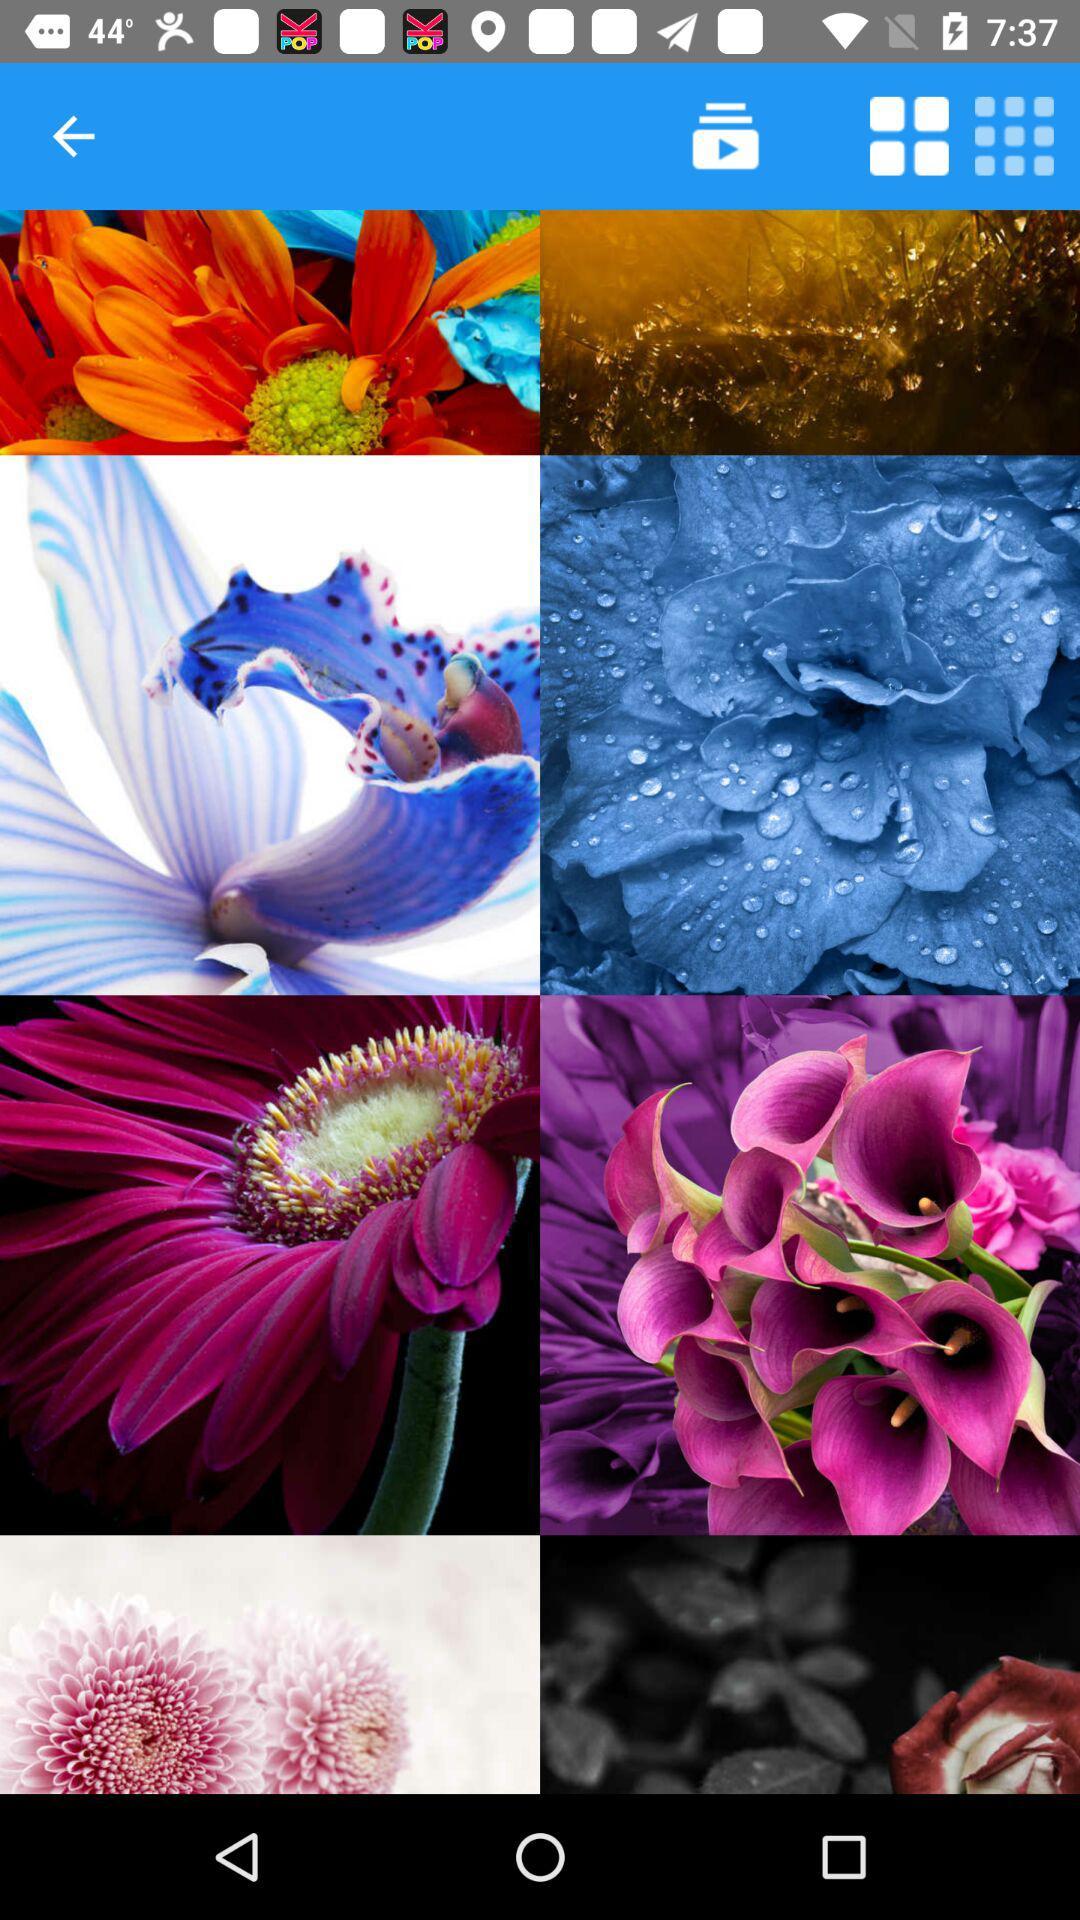  Describe the element at coordinates (270, 1264) in the screenshot. I see `larger photo` at that location.